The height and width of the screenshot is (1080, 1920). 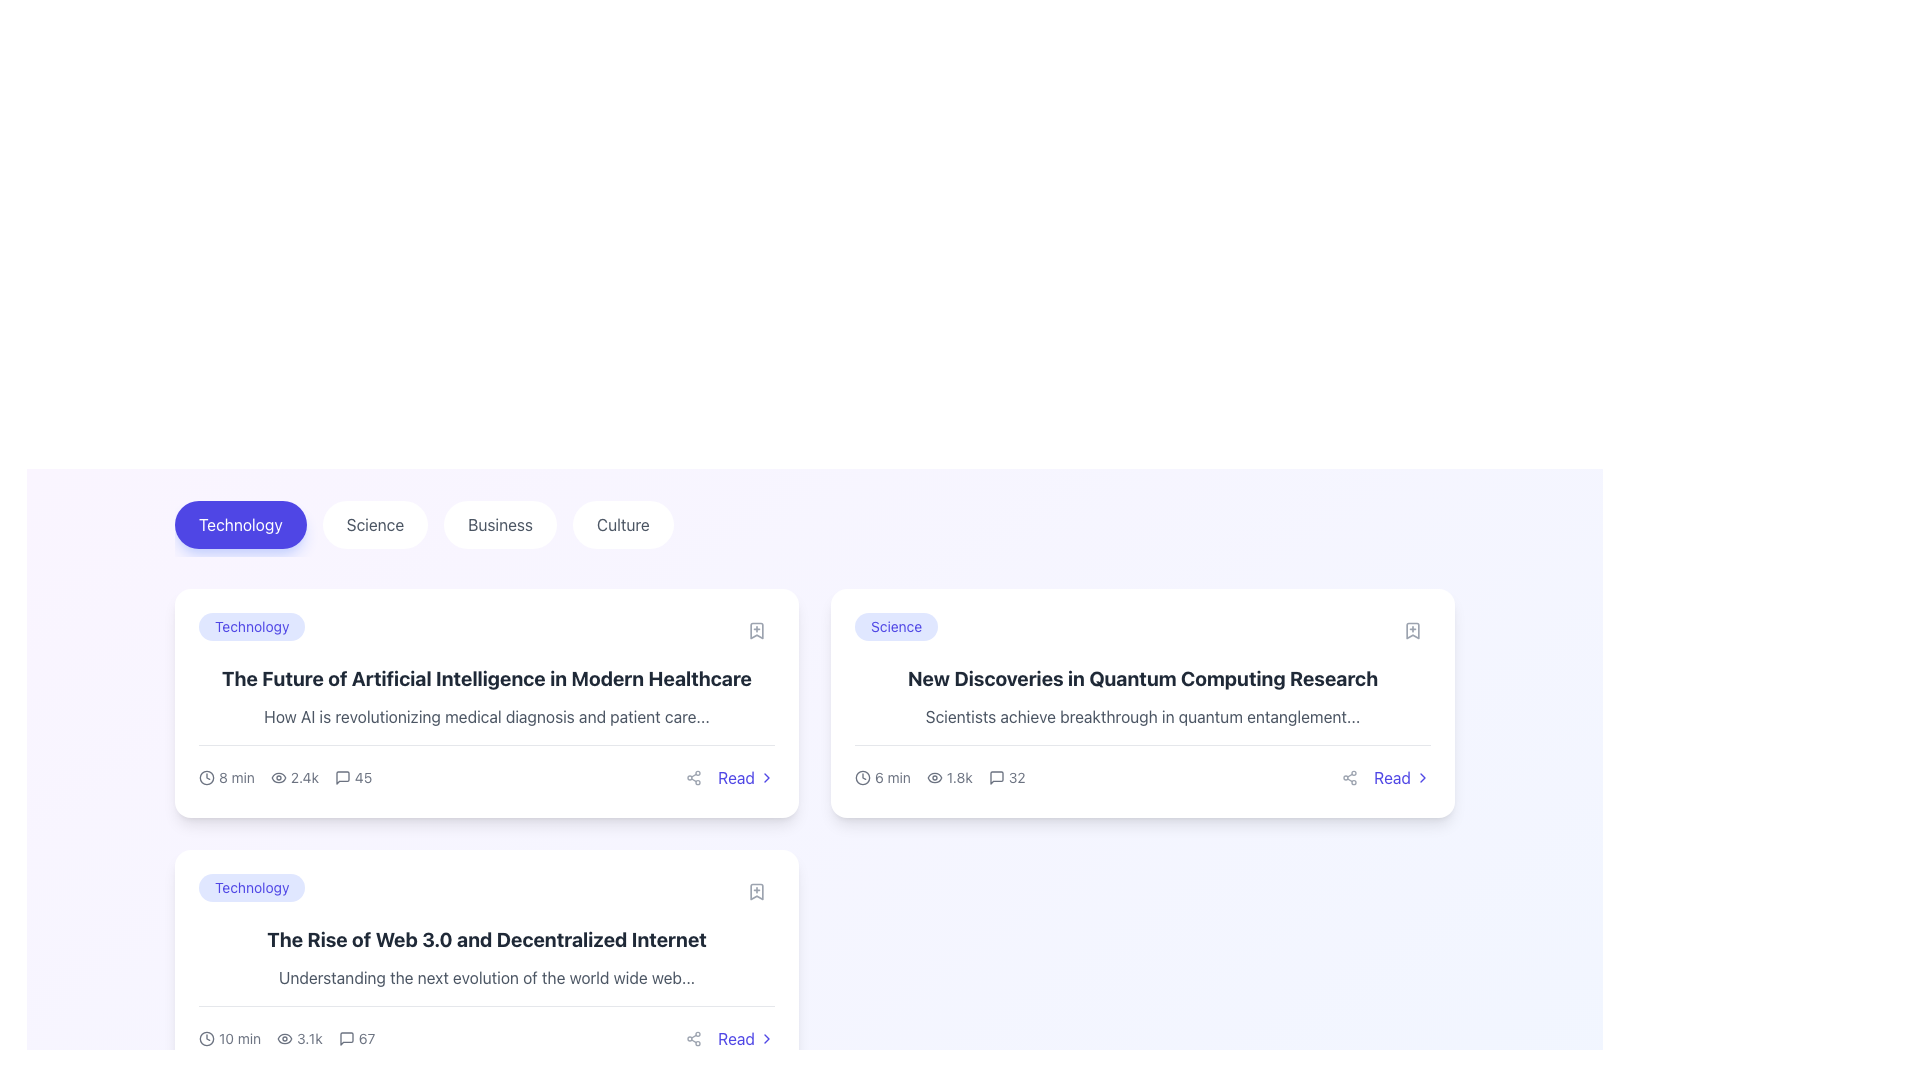 I want to click on the 'Read' hyperlink text with a right chevron icon located at the bottom-right corner of the article card titled 'The Future of Artificial Intelligence in Modern Healthcare' for a visual response, so click(x=745, y=777).